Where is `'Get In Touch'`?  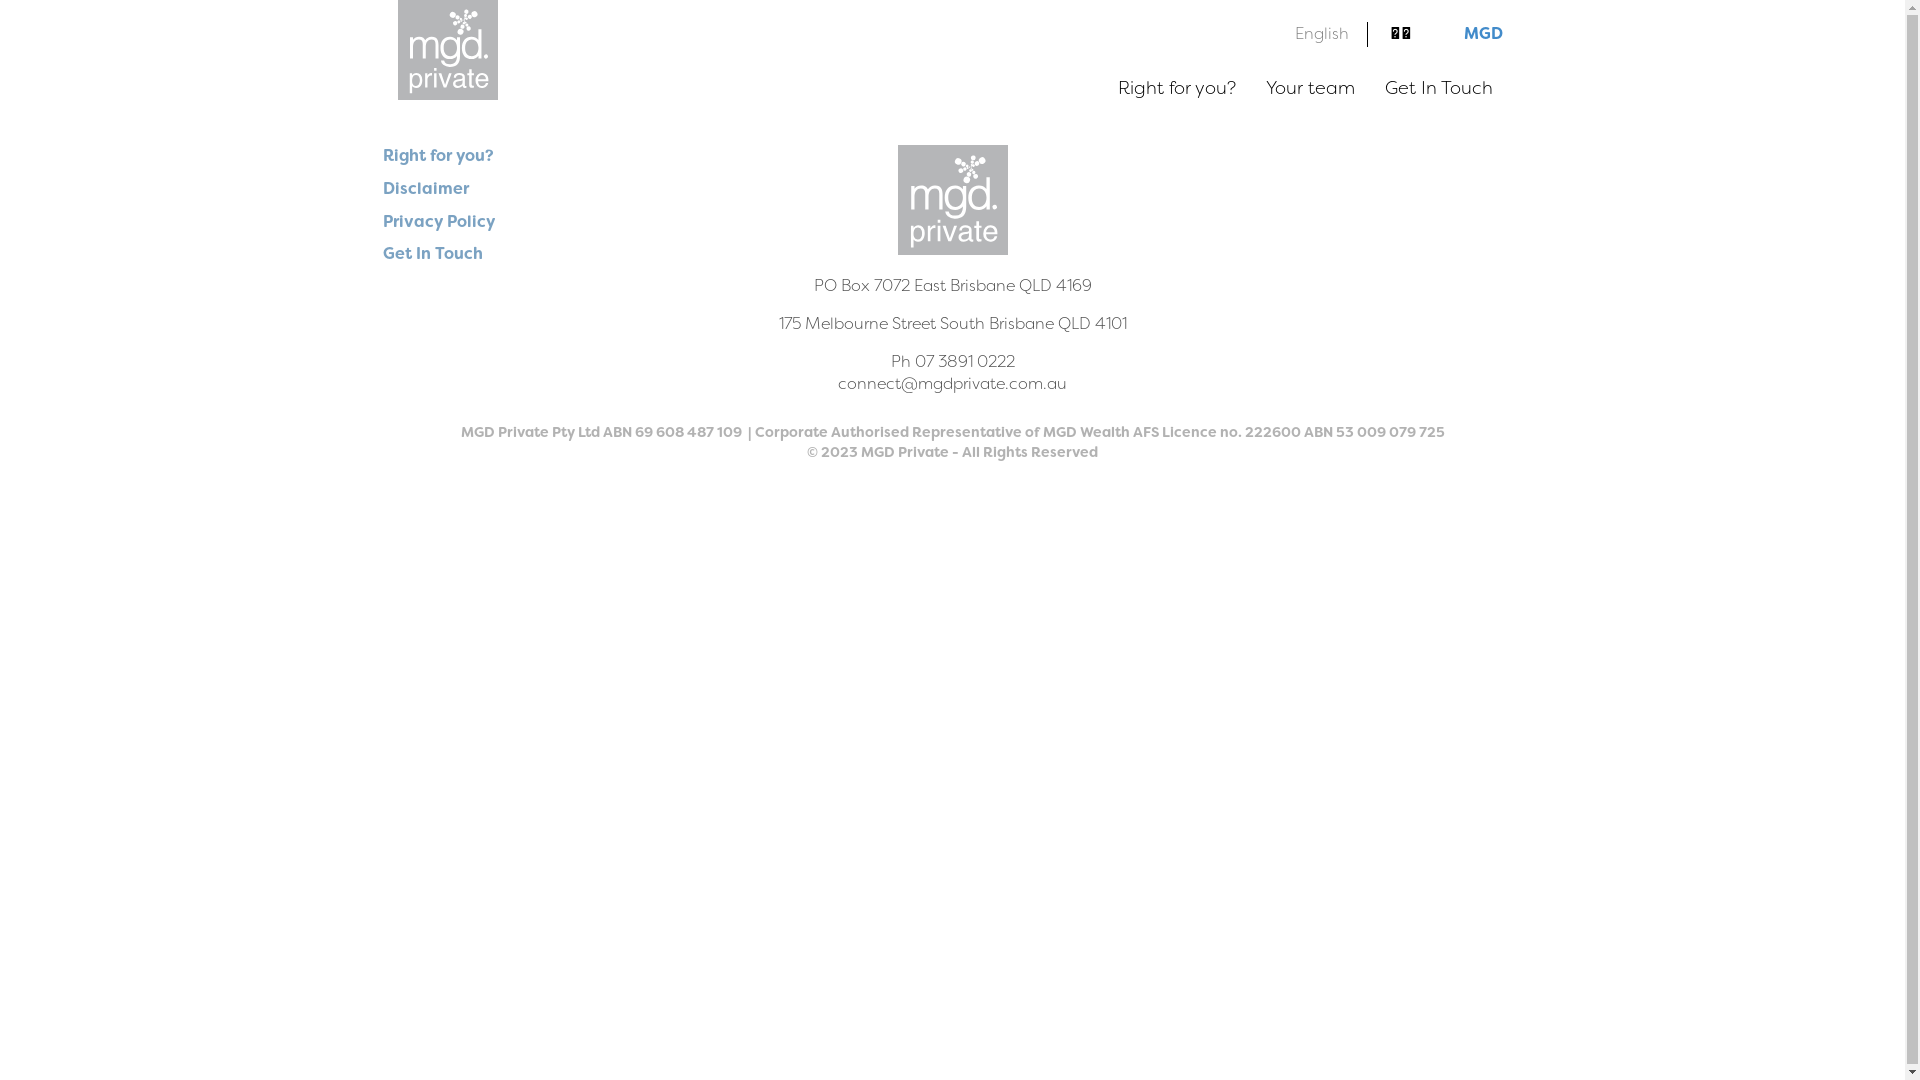 'Get In Touch' is located at coordinates (1438, 87).